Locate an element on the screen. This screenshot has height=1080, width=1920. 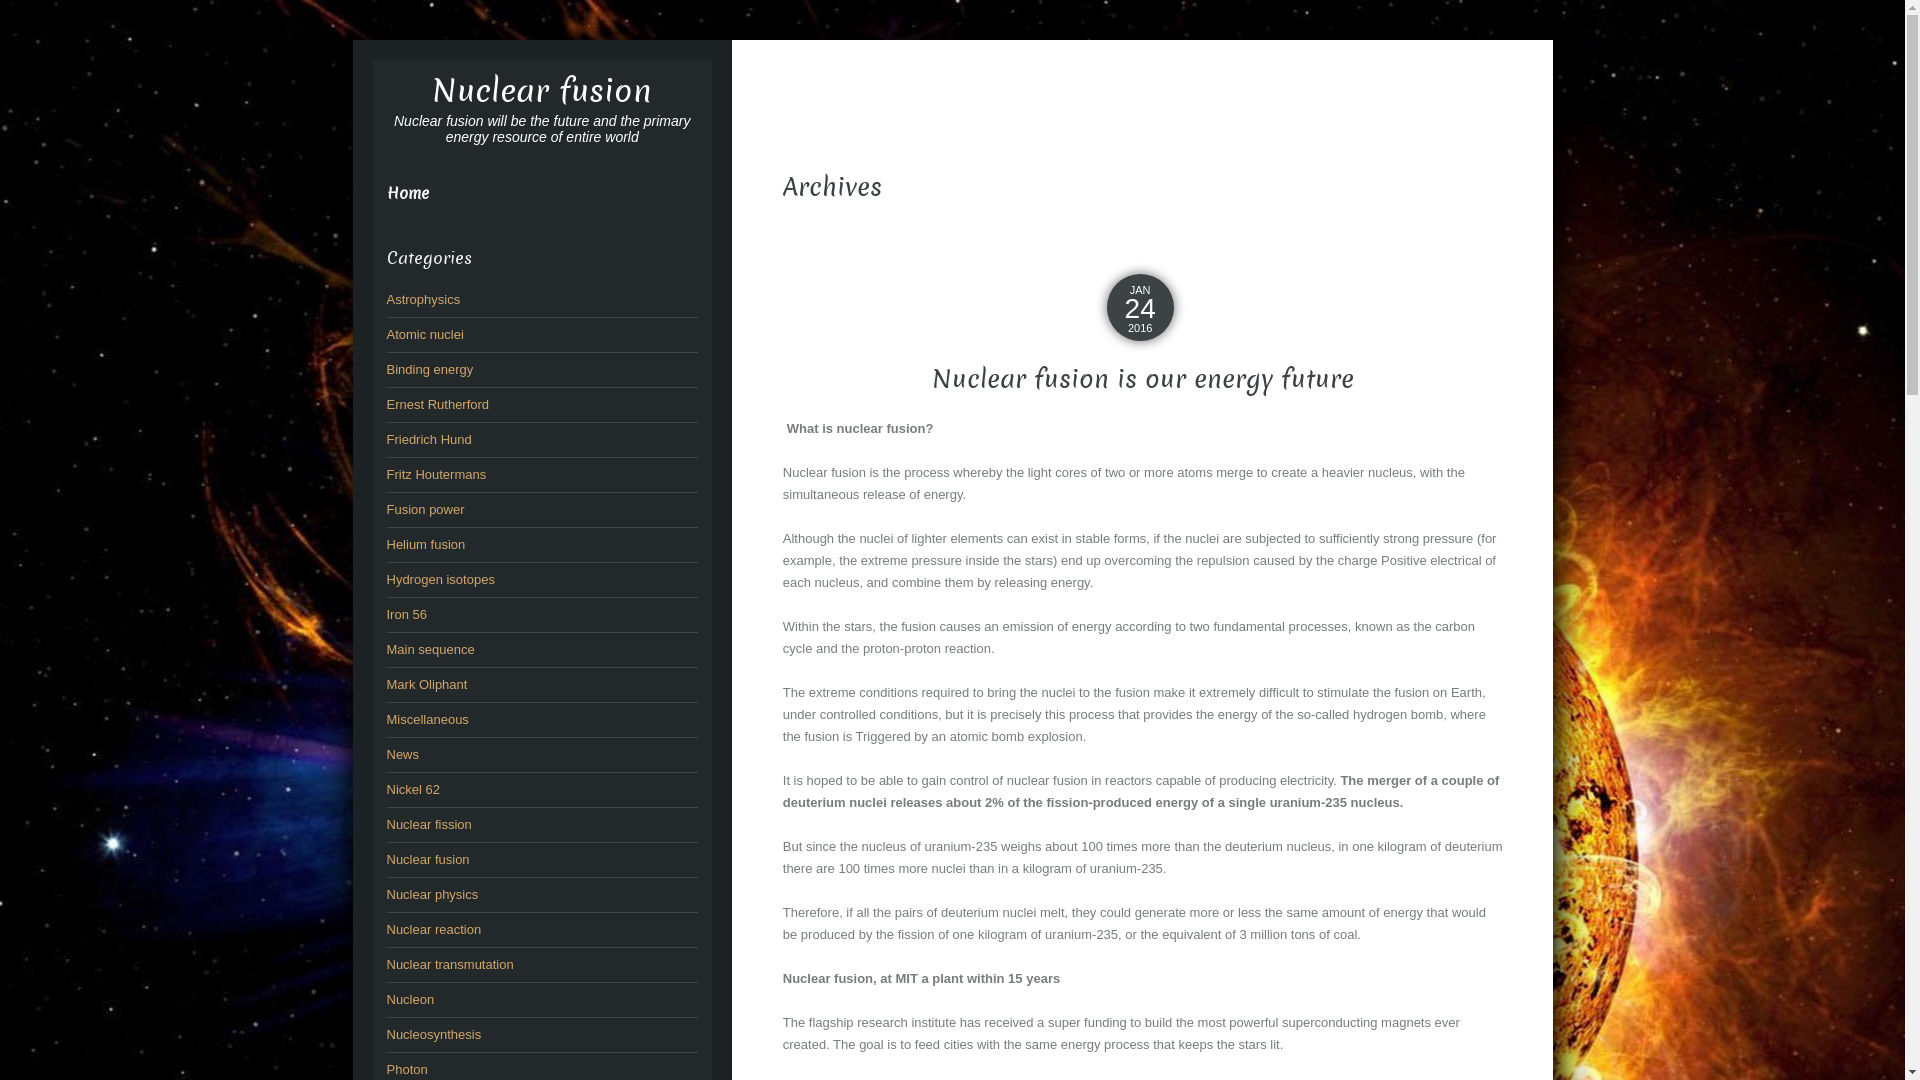
'Mark Oliphant' is located at coordinates (385, 683).